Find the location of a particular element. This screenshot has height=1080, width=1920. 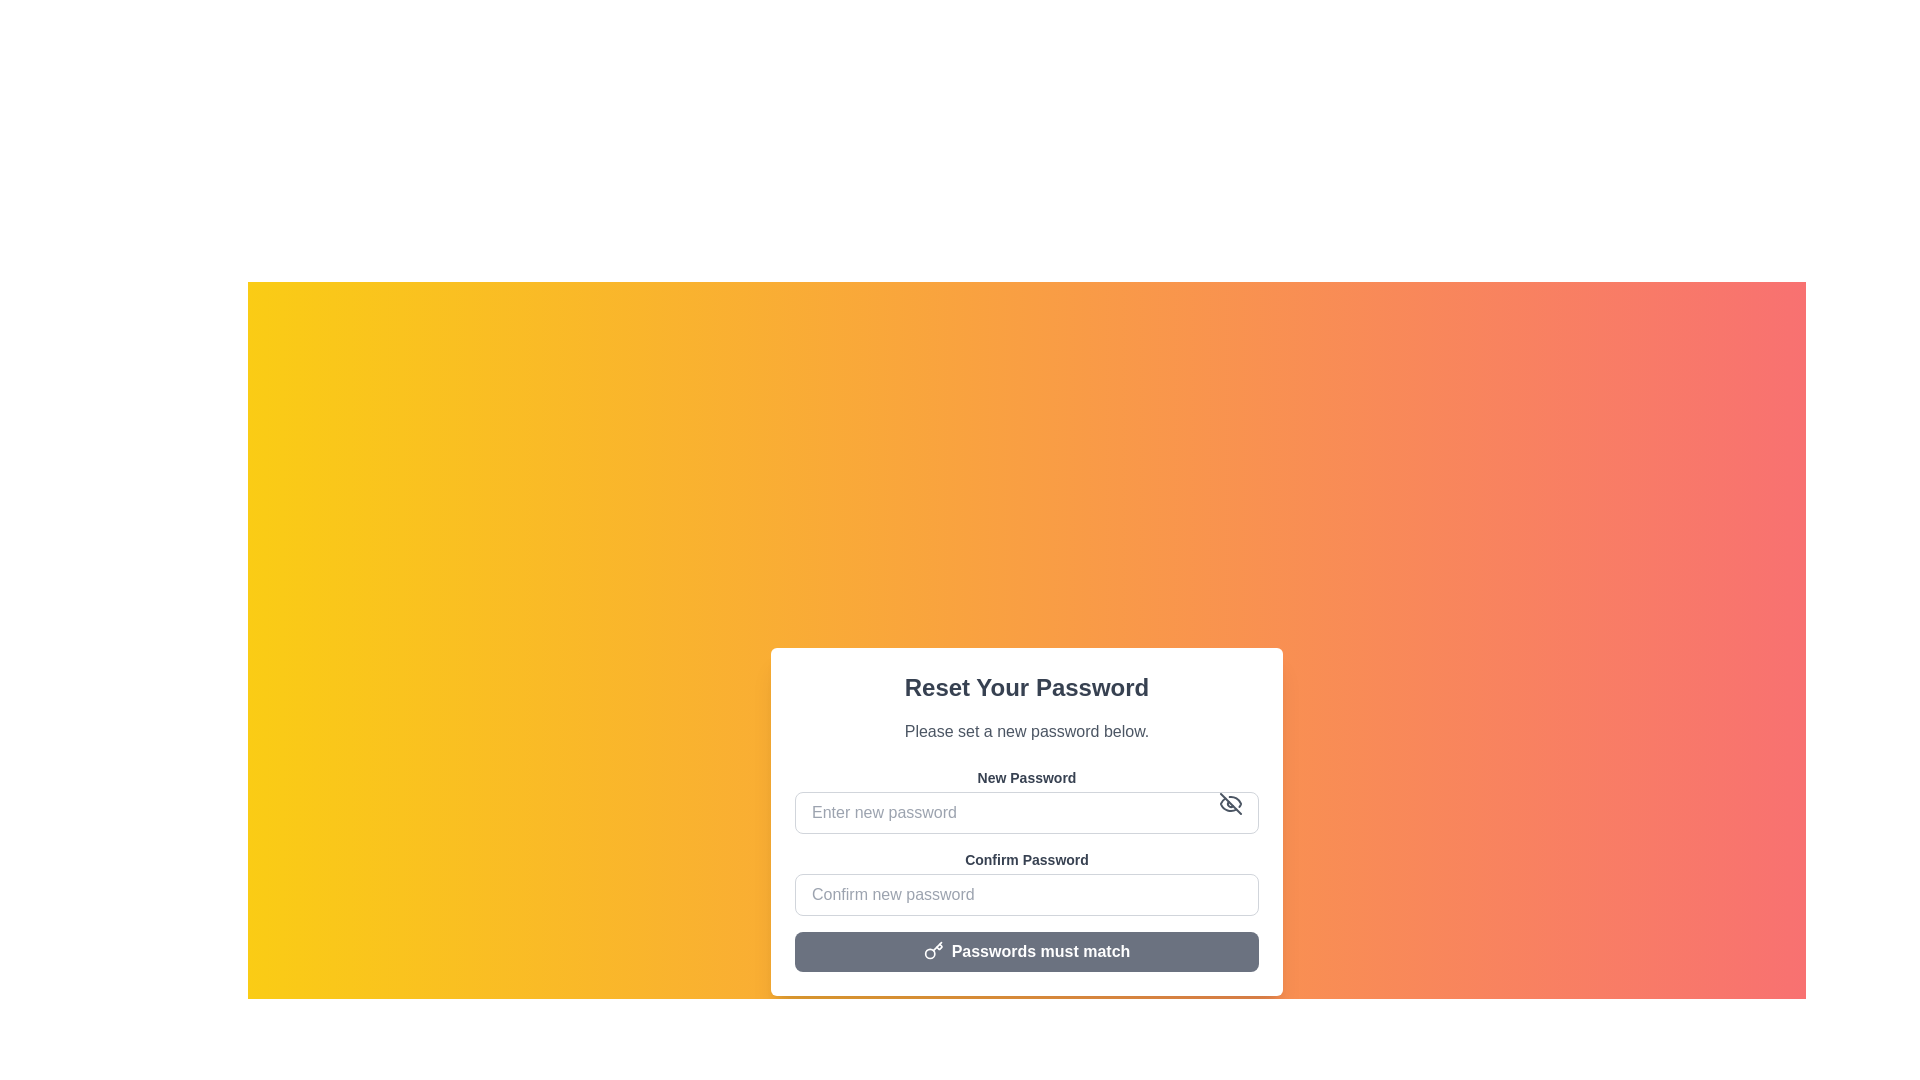

the 'New Password' text label, which is styled in bold gray text and positioned directly above the password input field is located at coordinates (1027, 777).